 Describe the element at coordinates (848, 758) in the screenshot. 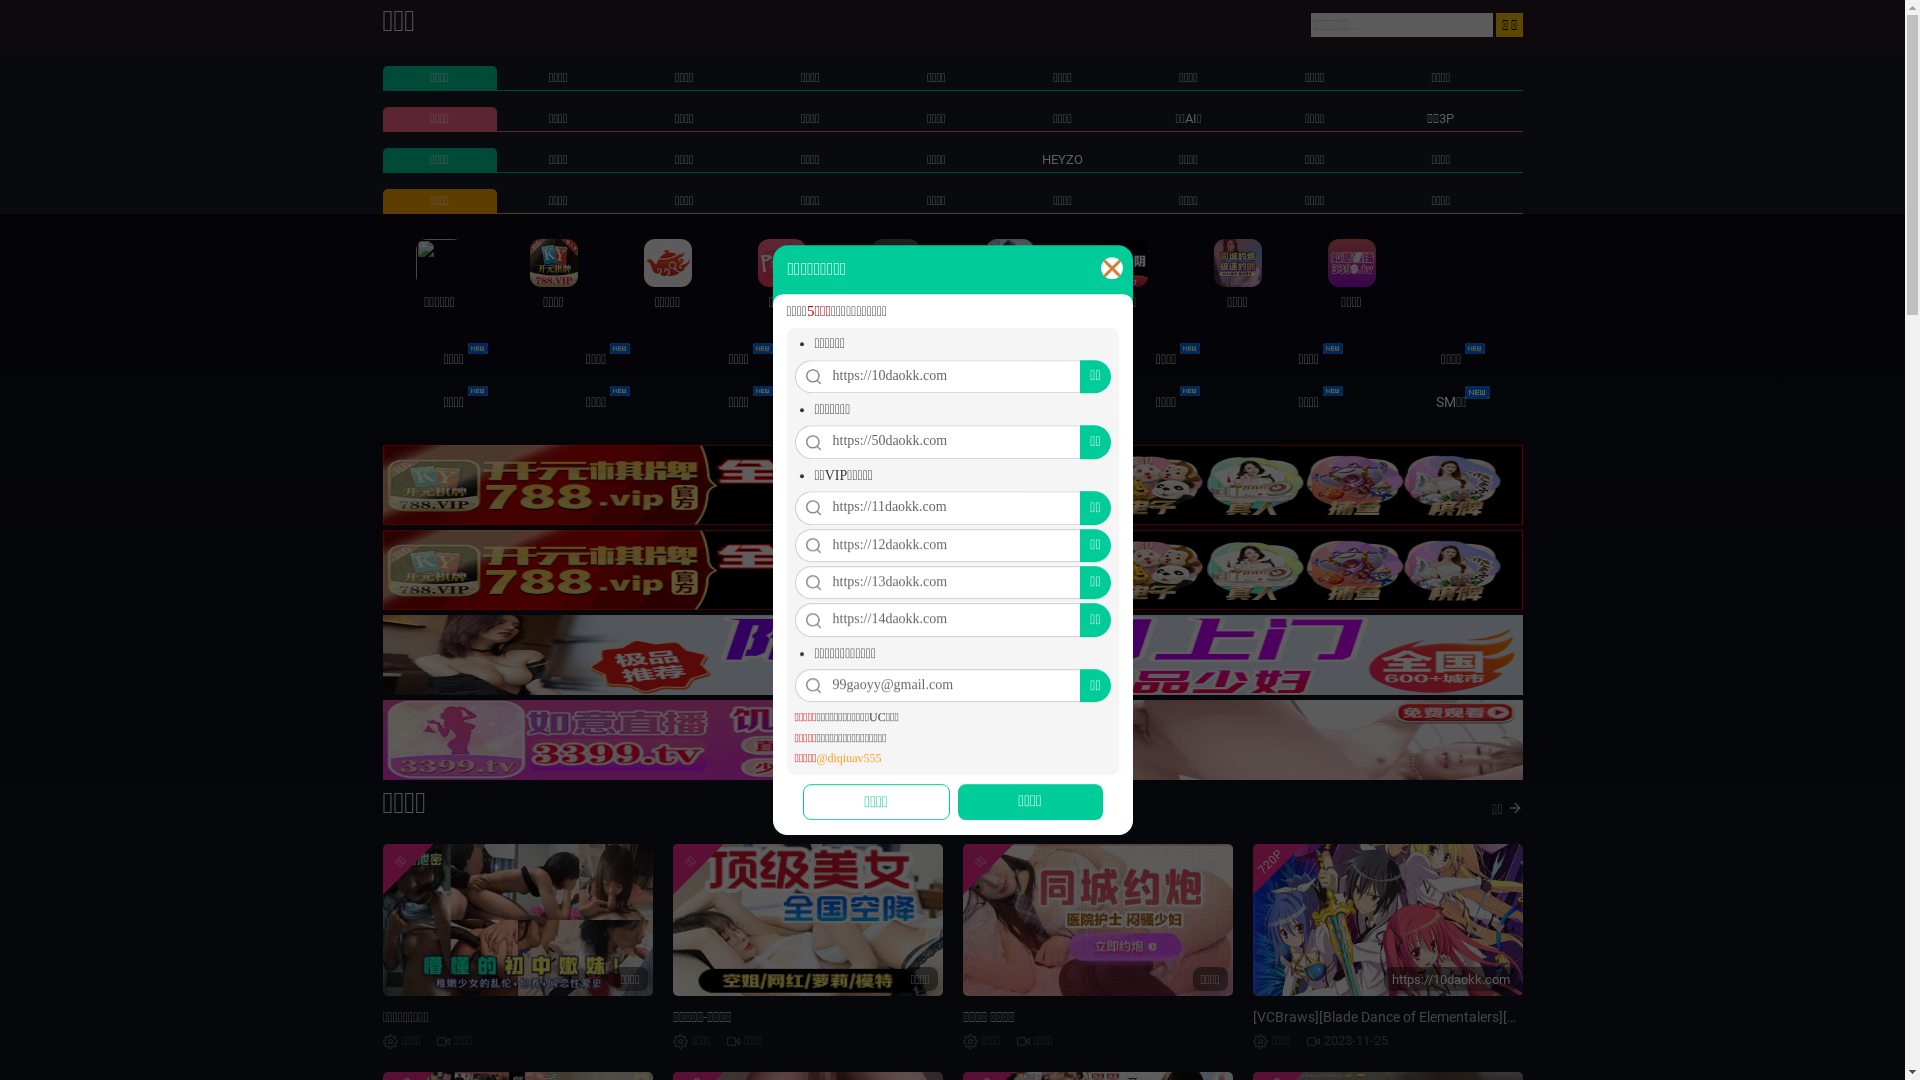

I see `'@diqiuav555'` at that location.